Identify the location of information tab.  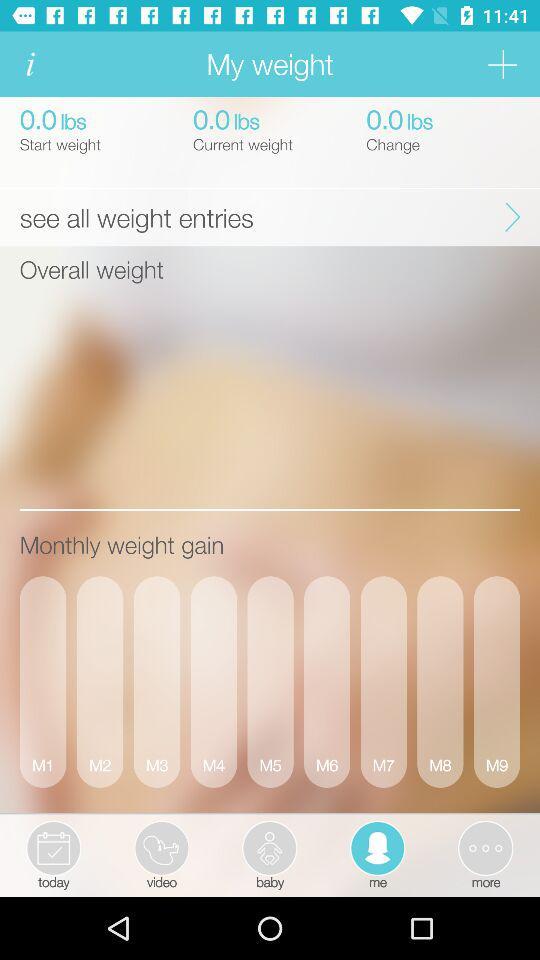
(29, 64).